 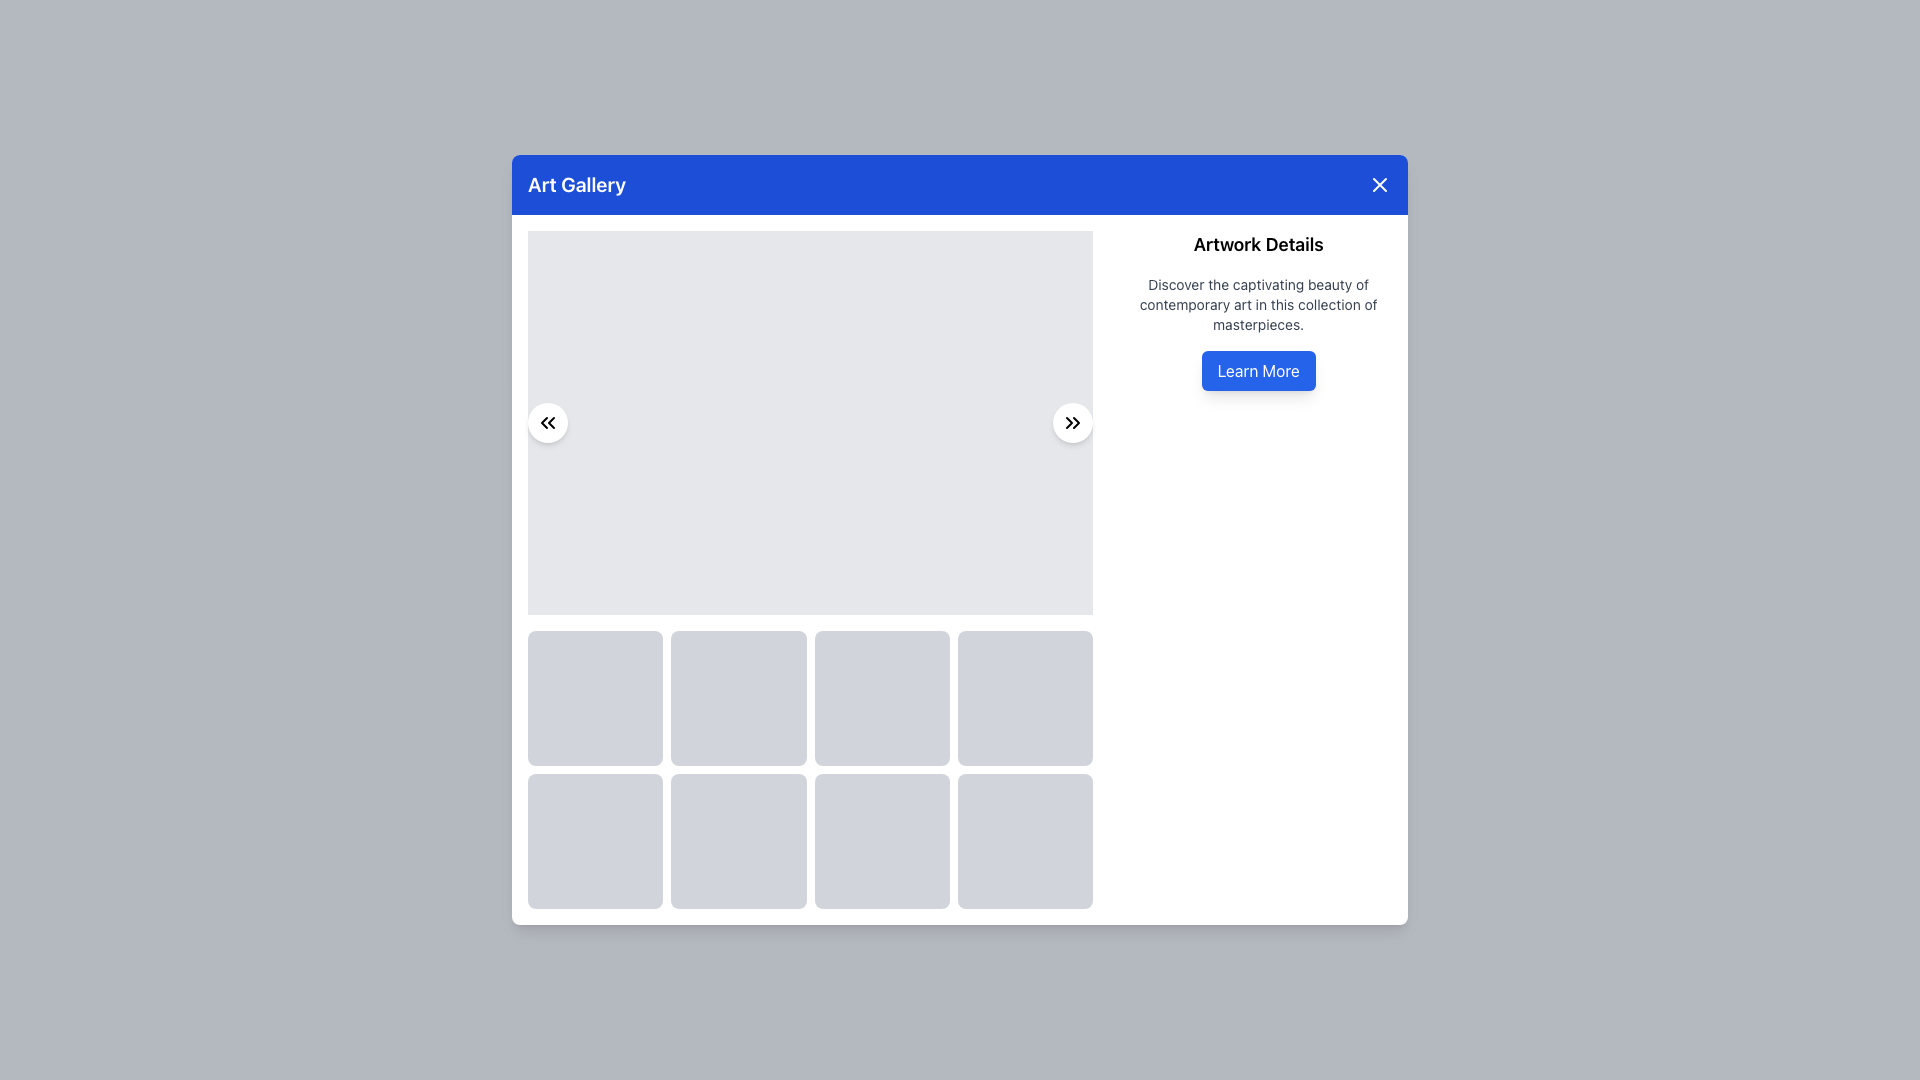 What do you see at coordinates (881, 841) in the screenshot?
I see `the light gray square with rounded corners, which is the third square in the second row of the 4x2 grid located at the bottom of the visible area` at bounding box center [881, 841].